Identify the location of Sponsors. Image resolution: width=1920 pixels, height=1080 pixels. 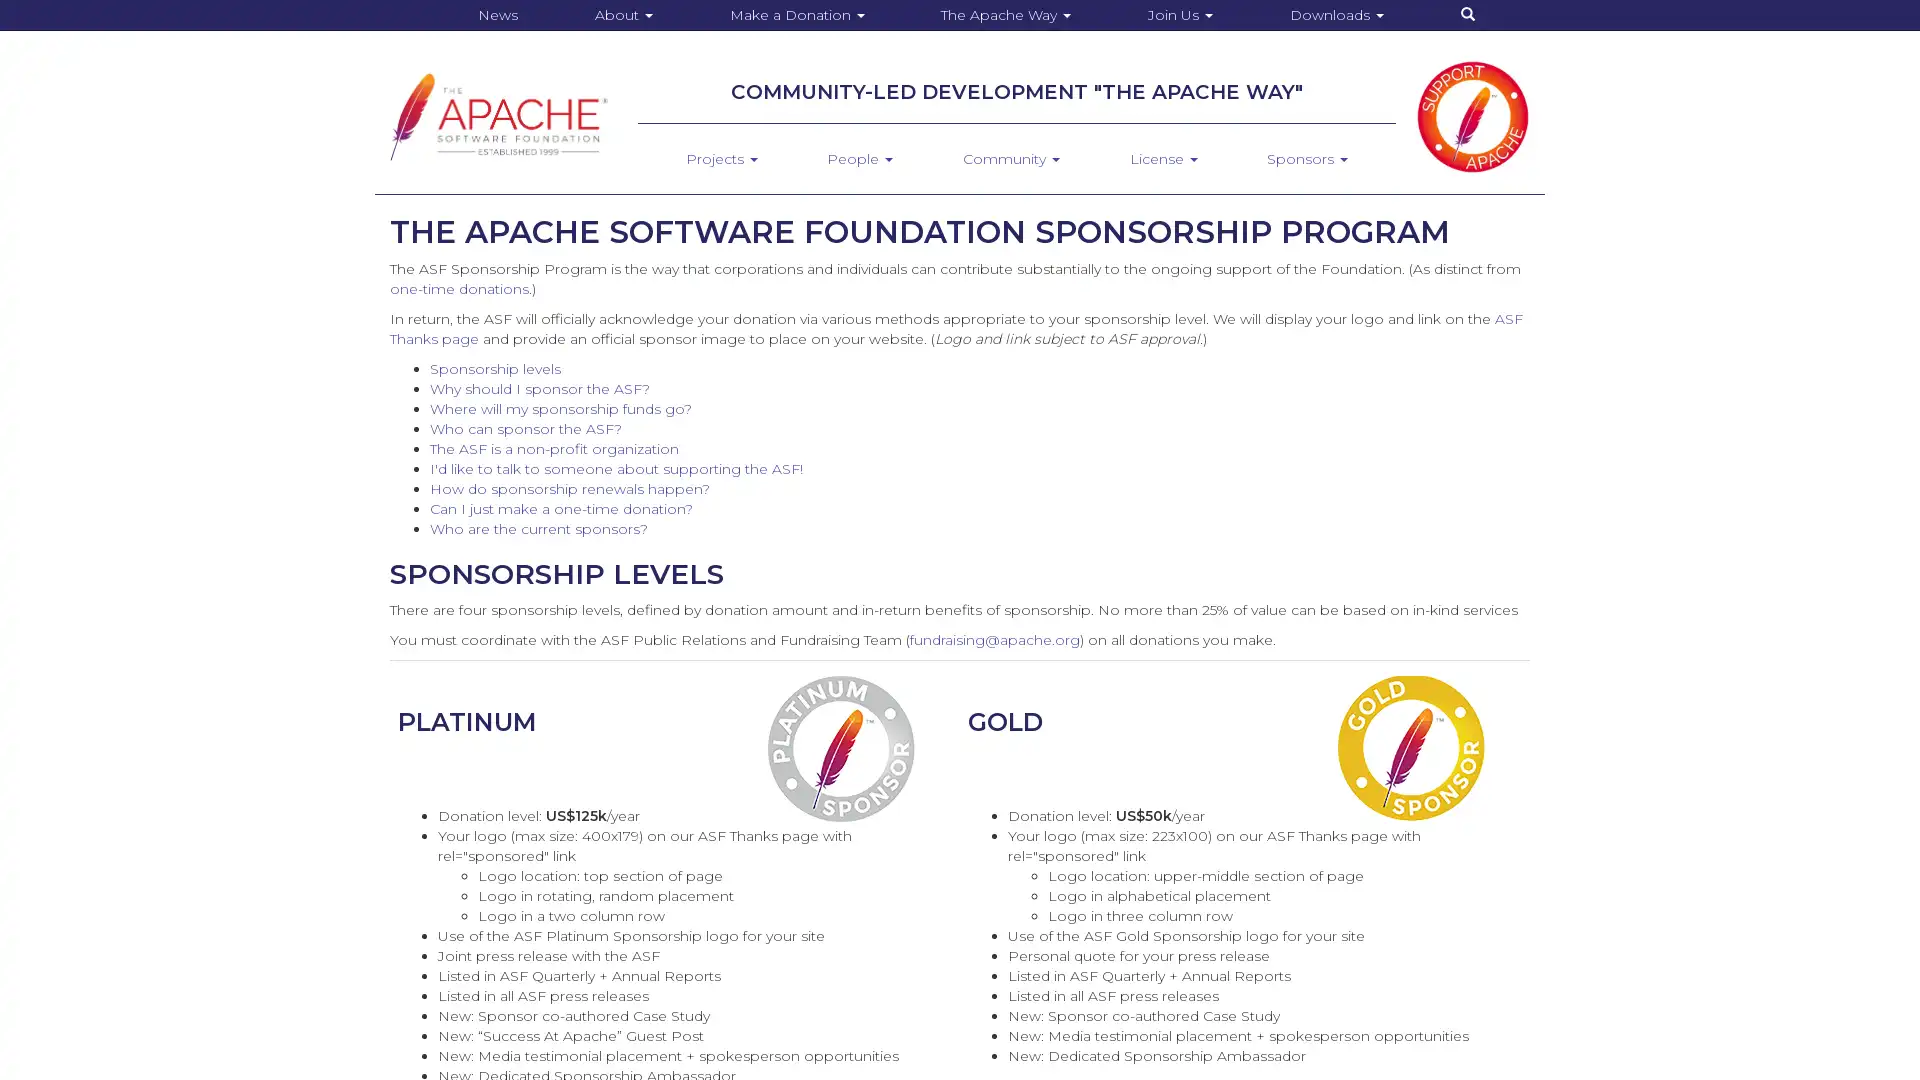
(1307, 157).